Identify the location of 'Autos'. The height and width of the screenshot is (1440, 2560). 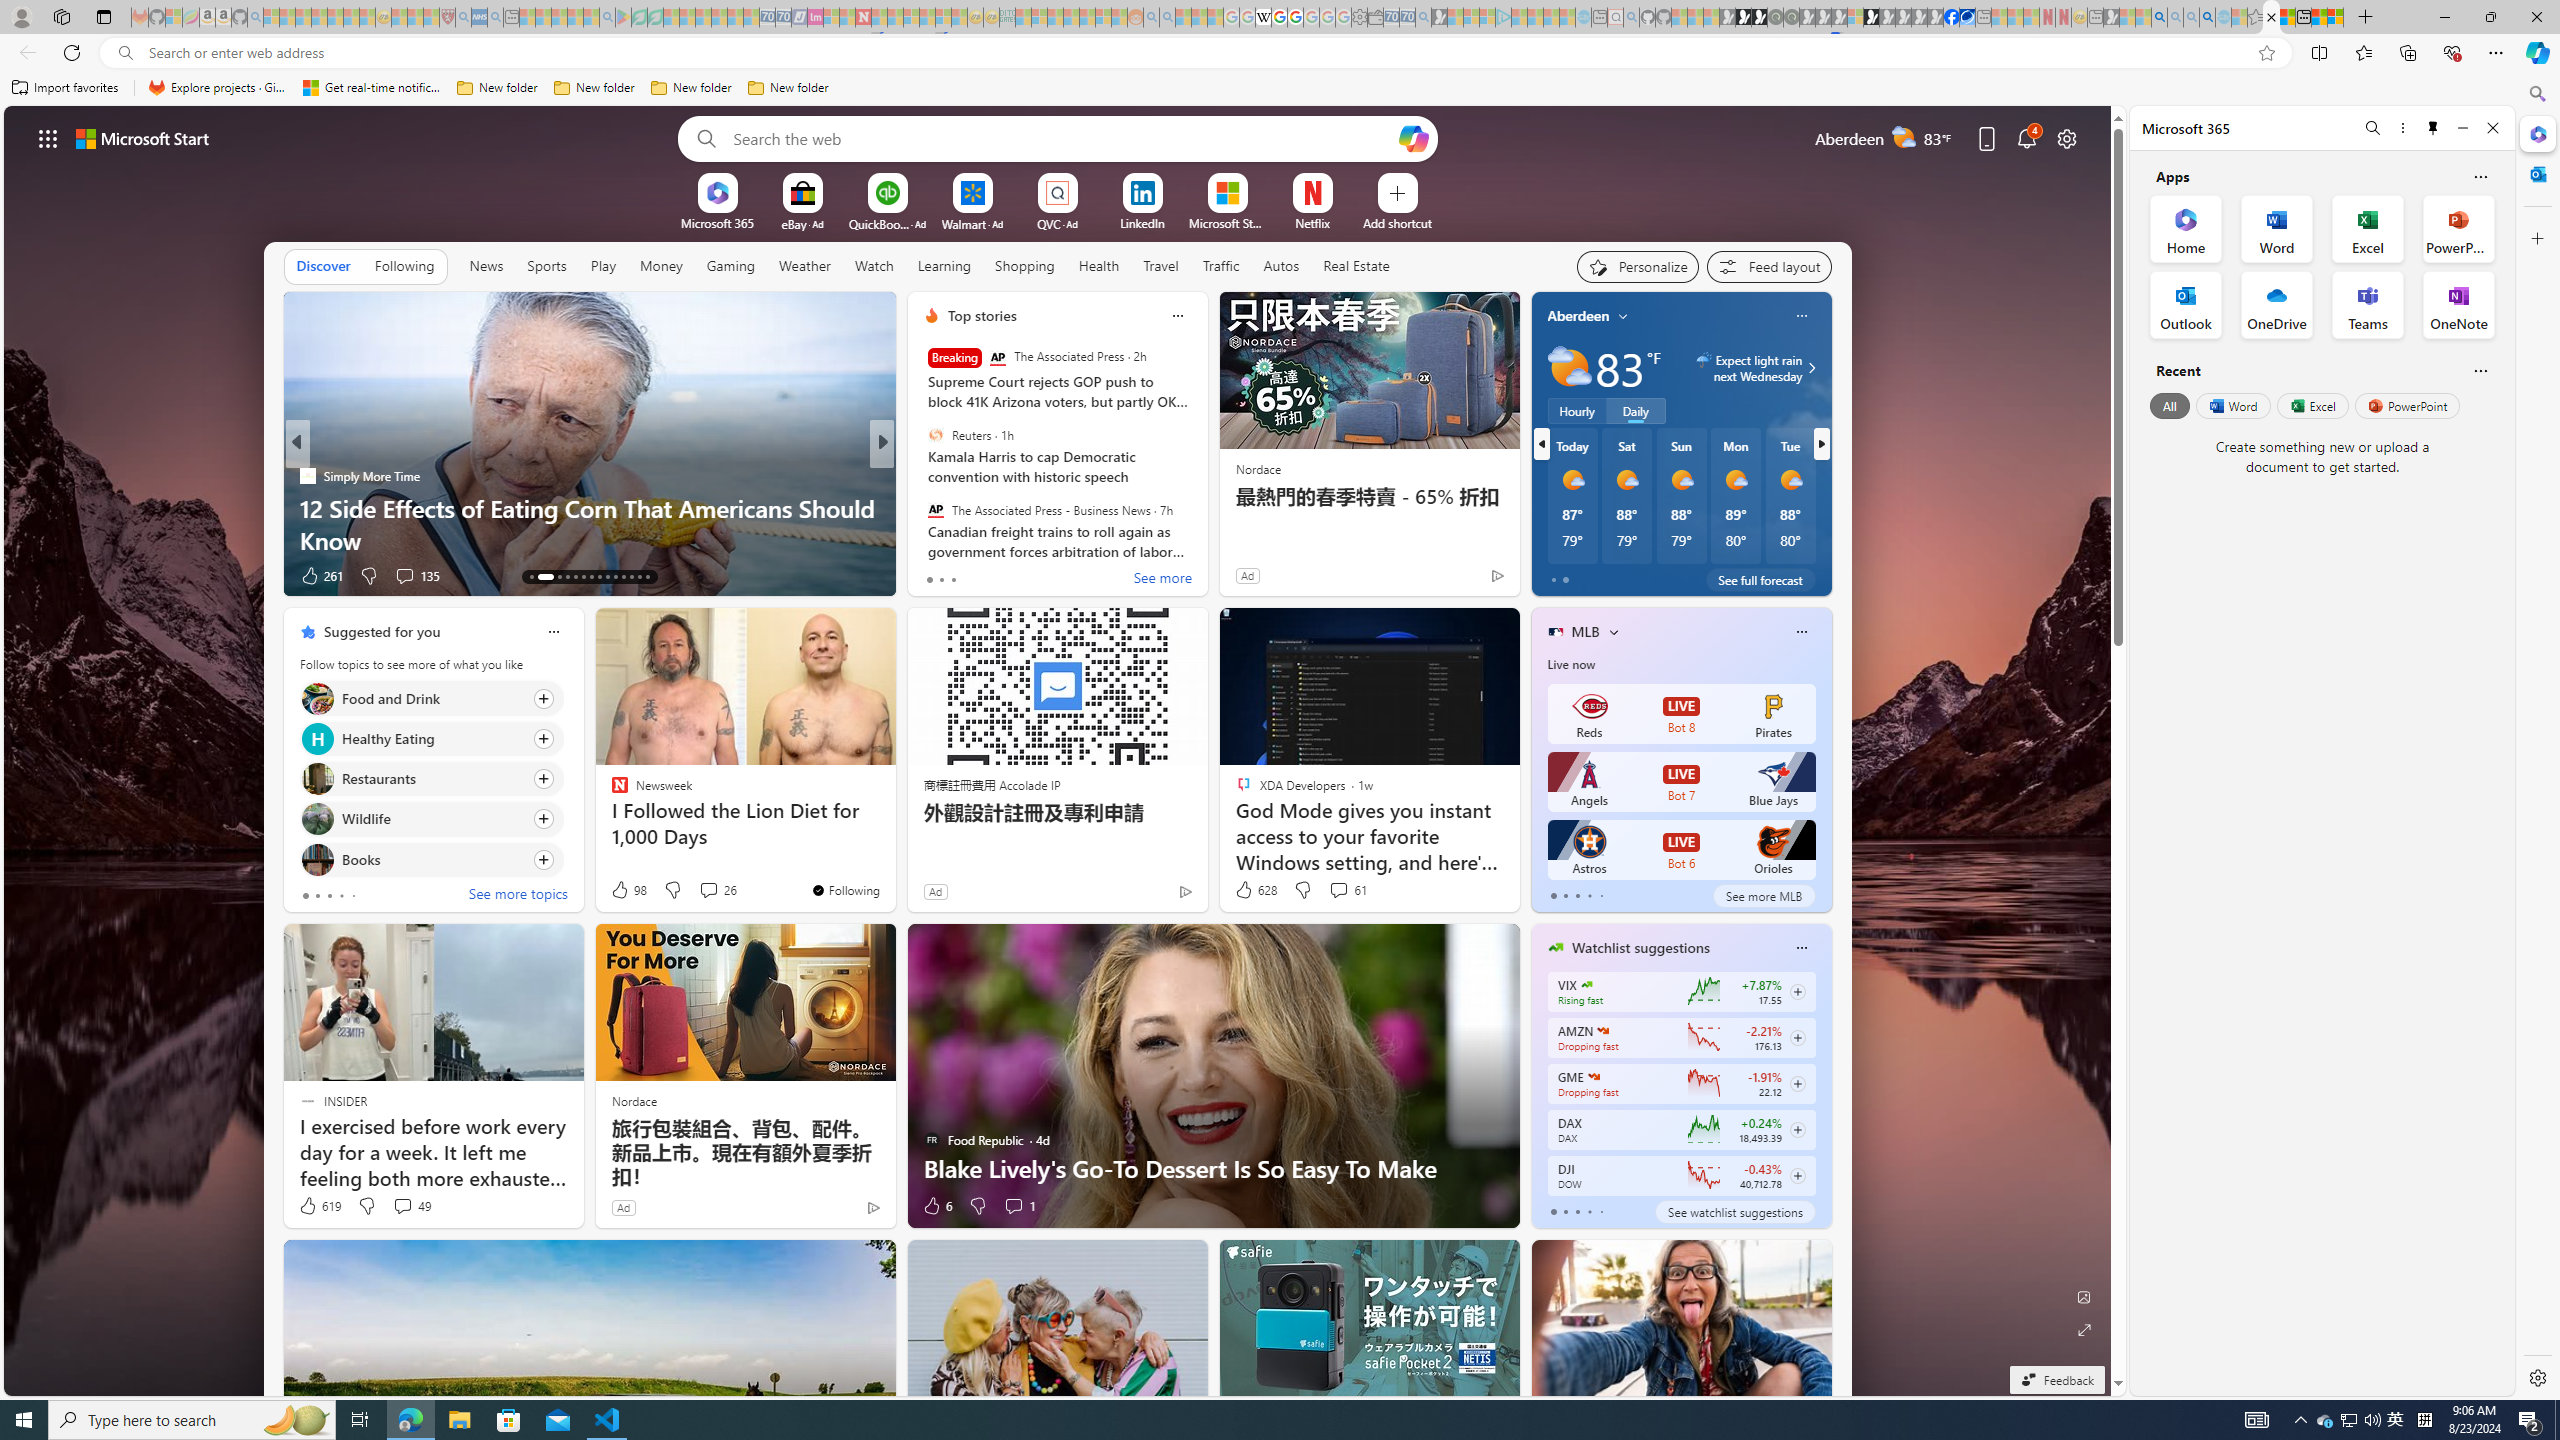
(1281, 264).